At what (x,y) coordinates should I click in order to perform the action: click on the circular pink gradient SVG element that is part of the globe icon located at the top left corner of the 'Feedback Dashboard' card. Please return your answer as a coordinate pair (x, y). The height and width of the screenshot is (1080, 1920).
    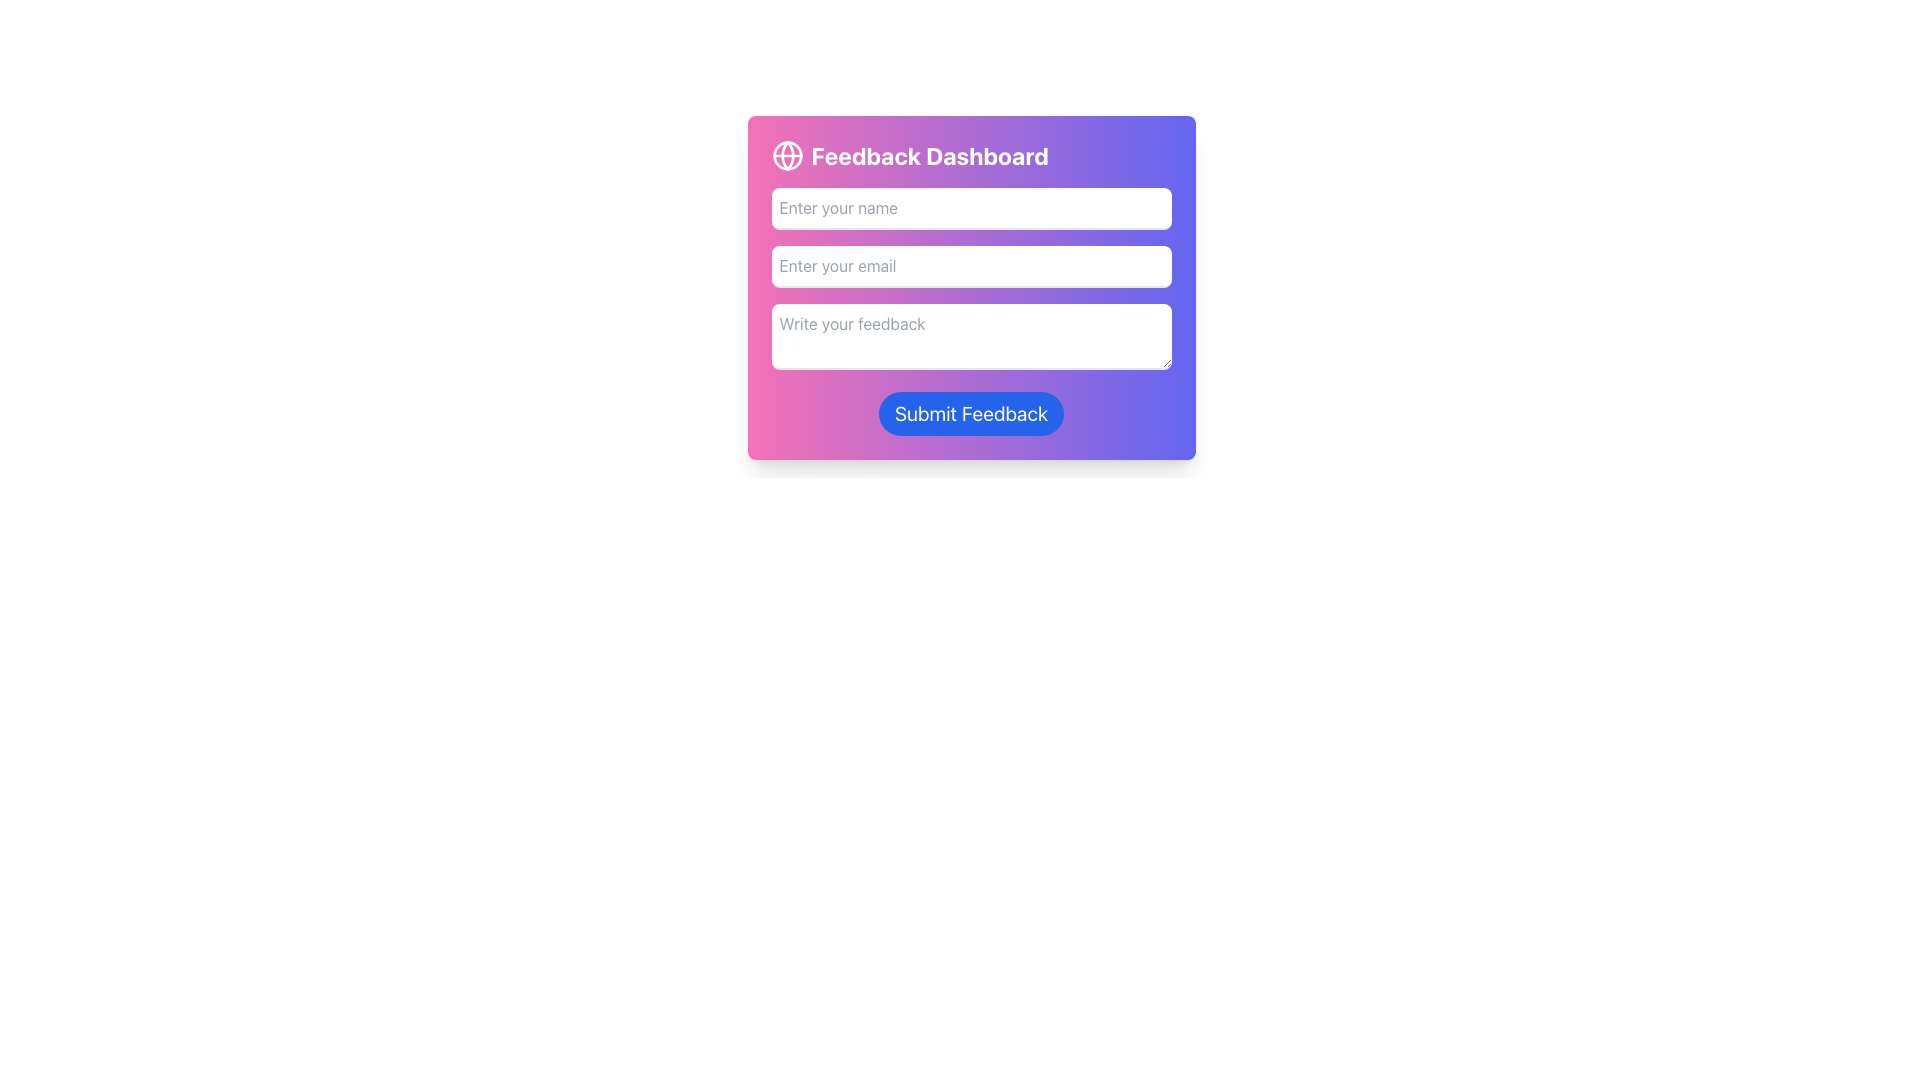
    Looking at the image, I should click on (786, 154).